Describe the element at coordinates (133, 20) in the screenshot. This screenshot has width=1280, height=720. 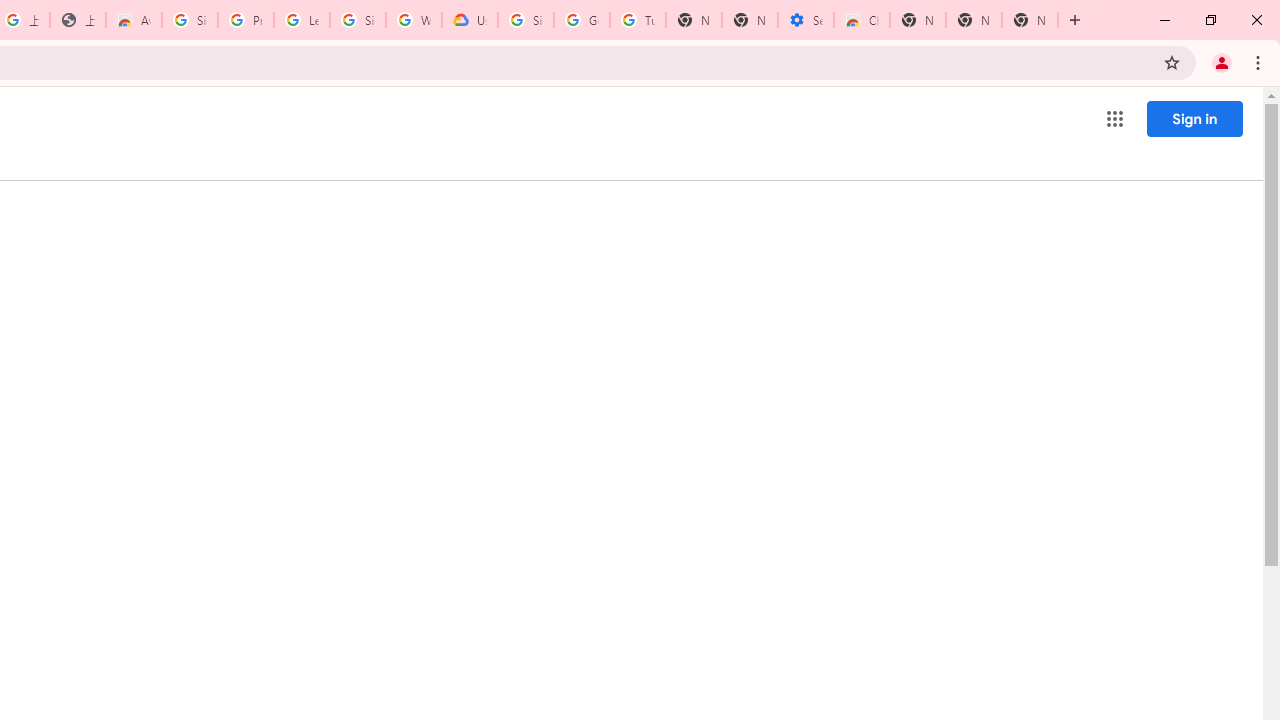
I see `'Awesome Screen Recorder & Screenshot - Chrome Web Store'` at that location.